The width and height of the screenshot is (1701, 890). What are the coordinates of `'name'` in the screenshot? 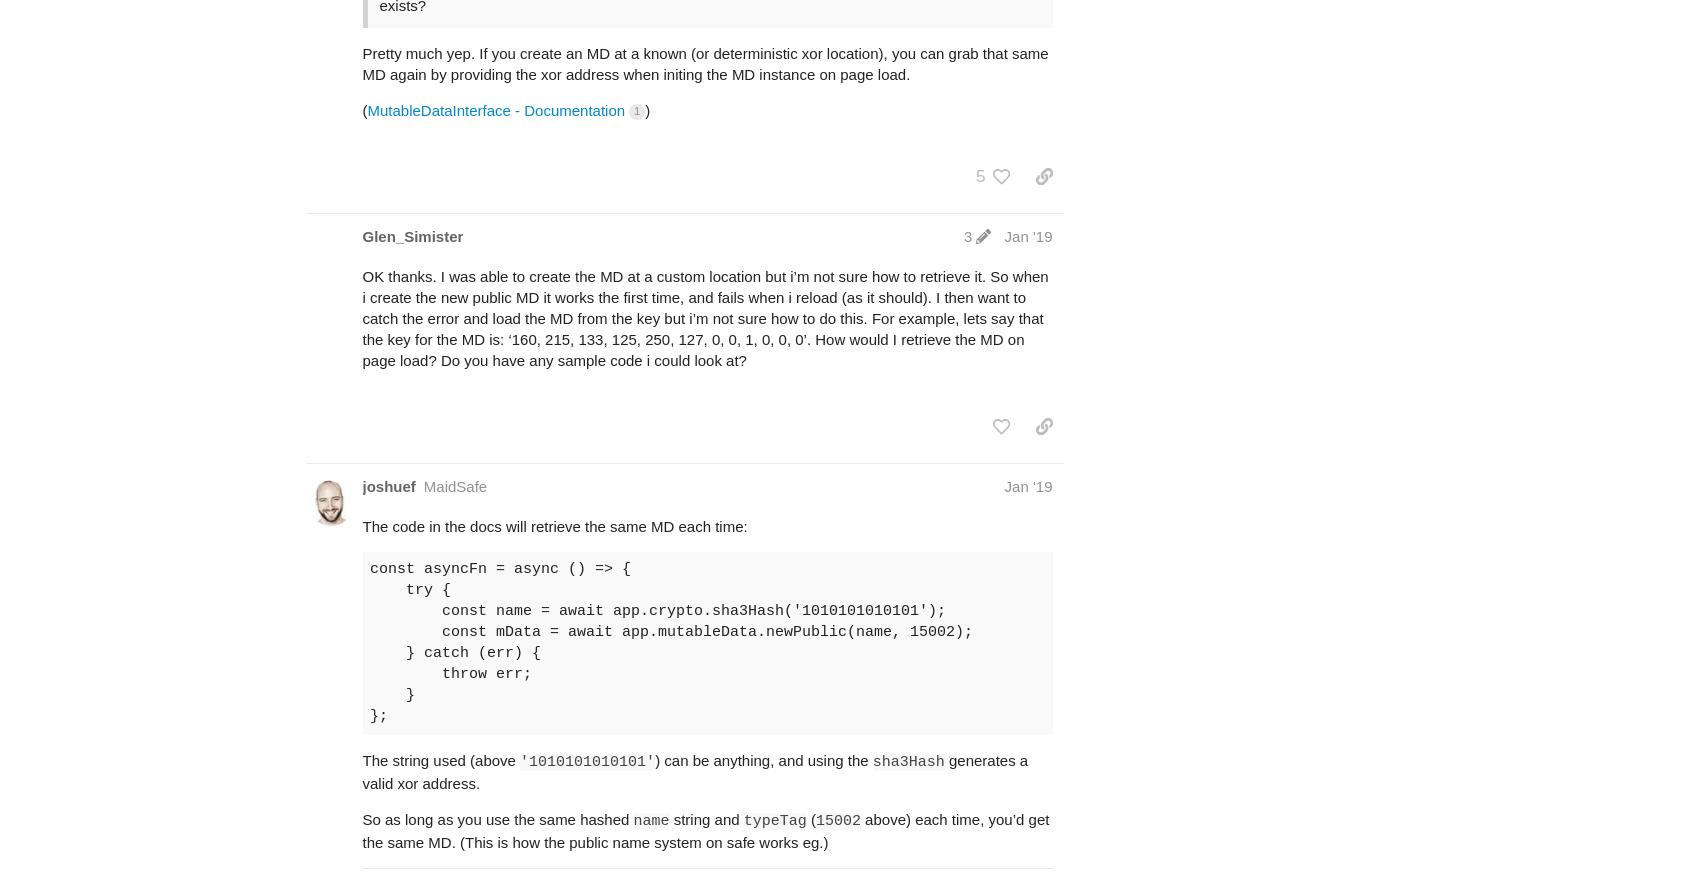 It's located at (649, 819).